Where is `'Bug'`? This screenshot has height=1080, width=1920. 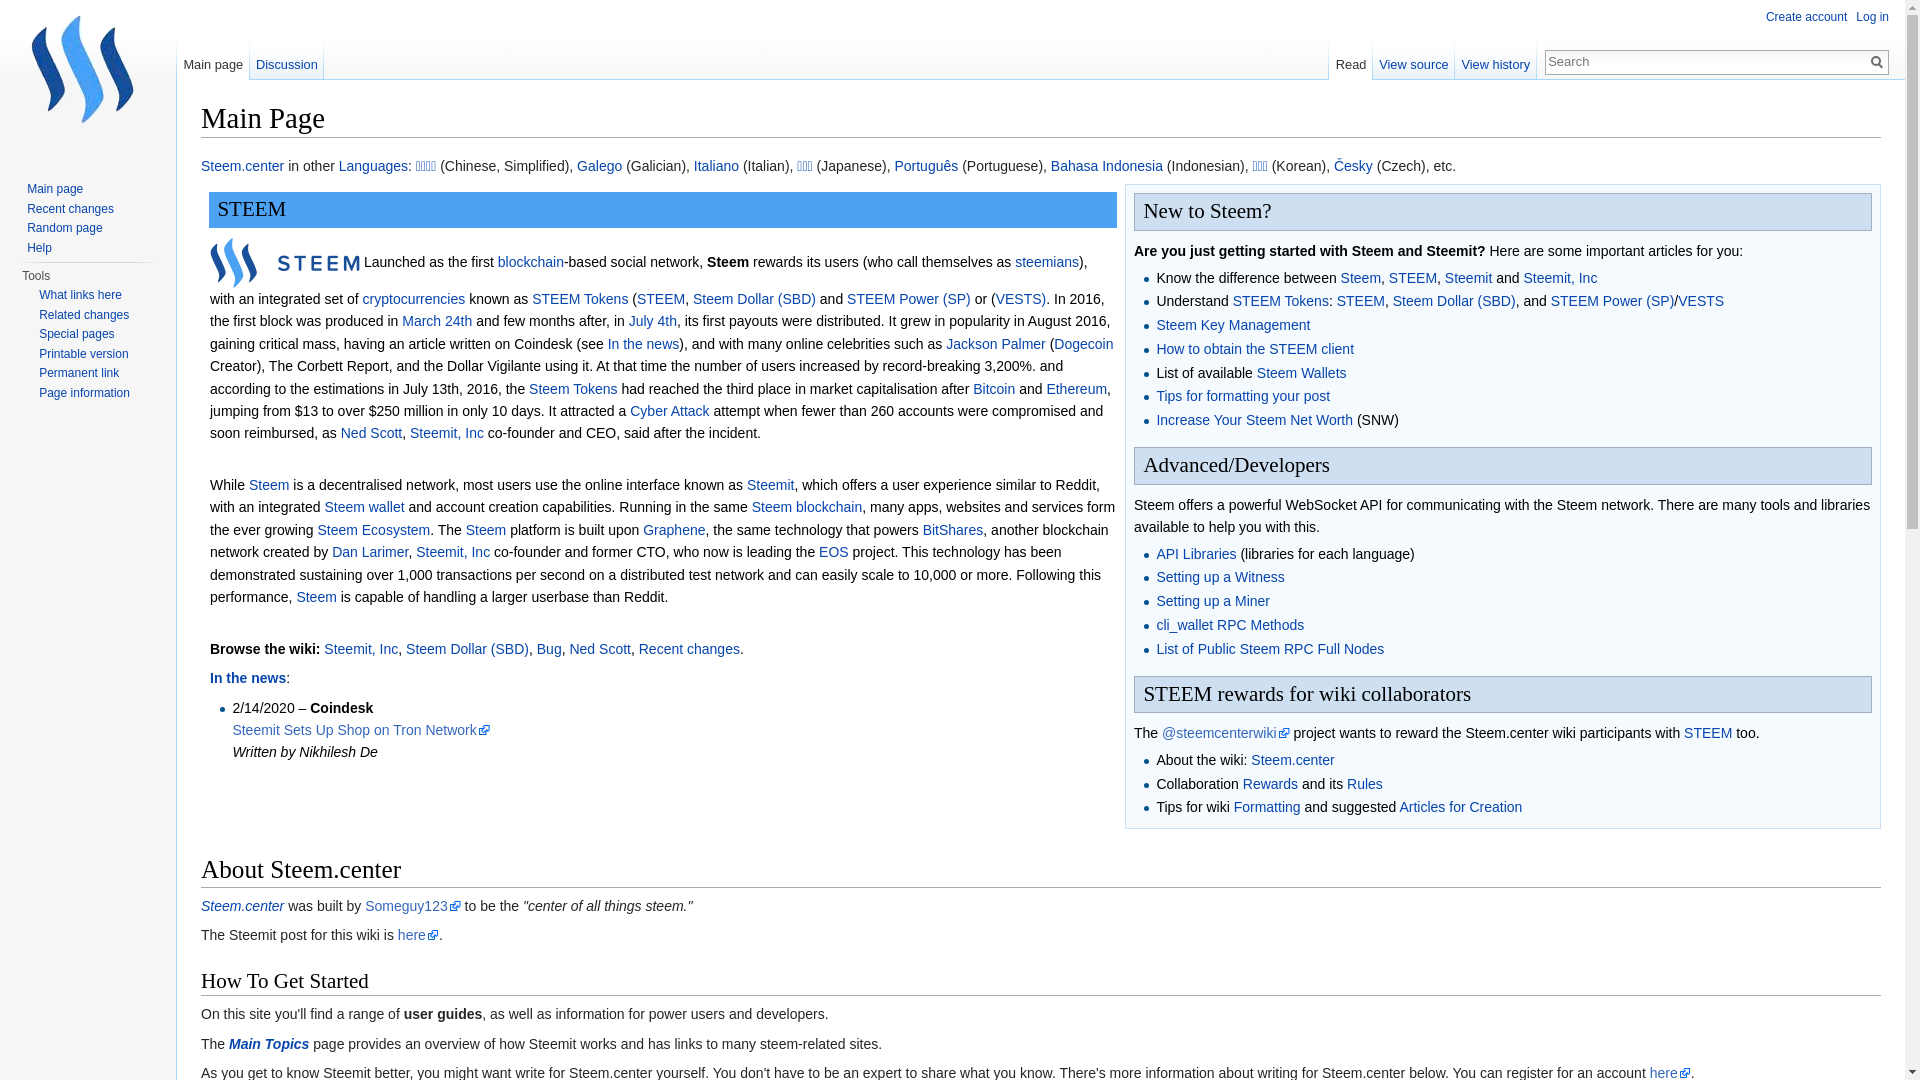
'Bug' is located at coordinates (537, 648).